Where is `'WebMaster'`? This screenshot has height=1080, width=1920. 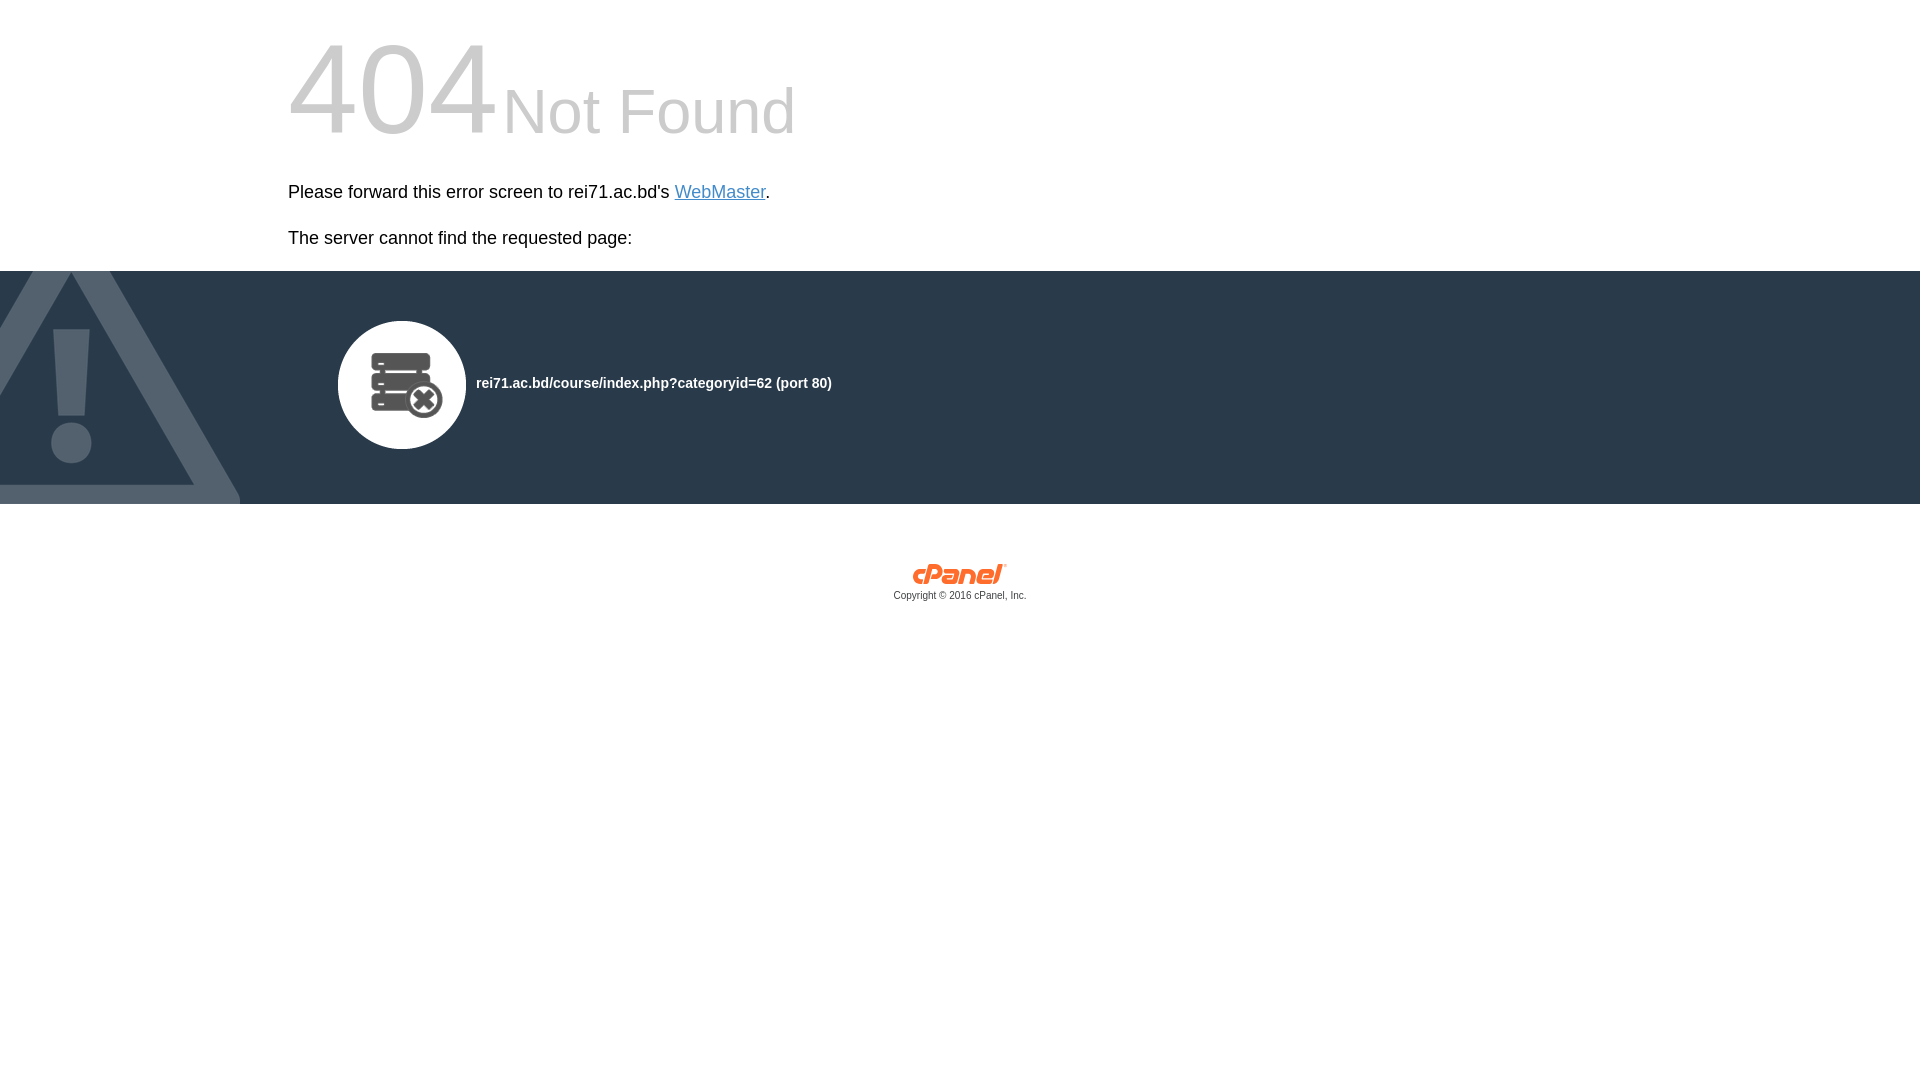
'WebMaster' is located at coordinates (720, 192).